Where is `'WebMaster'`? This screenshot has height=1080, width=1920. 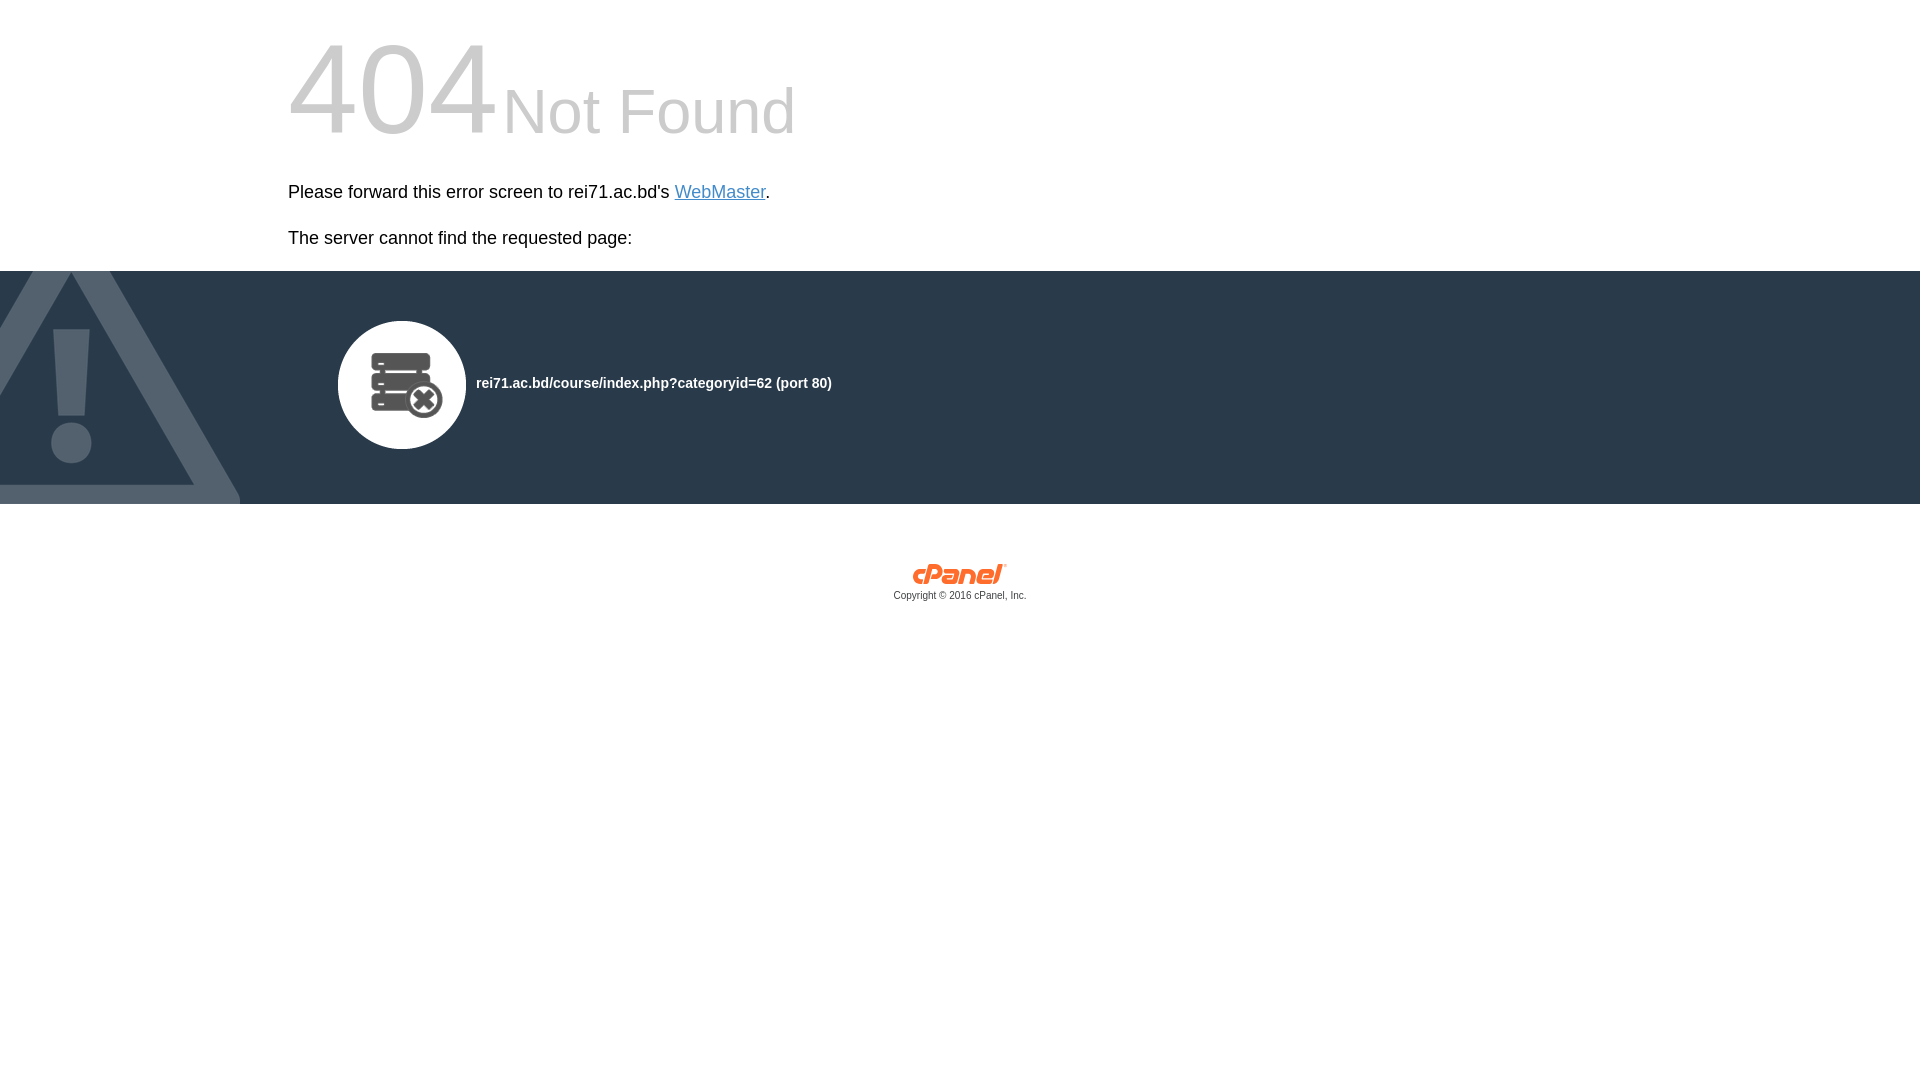
'WebMaster' is located at coordinates (720, 192).